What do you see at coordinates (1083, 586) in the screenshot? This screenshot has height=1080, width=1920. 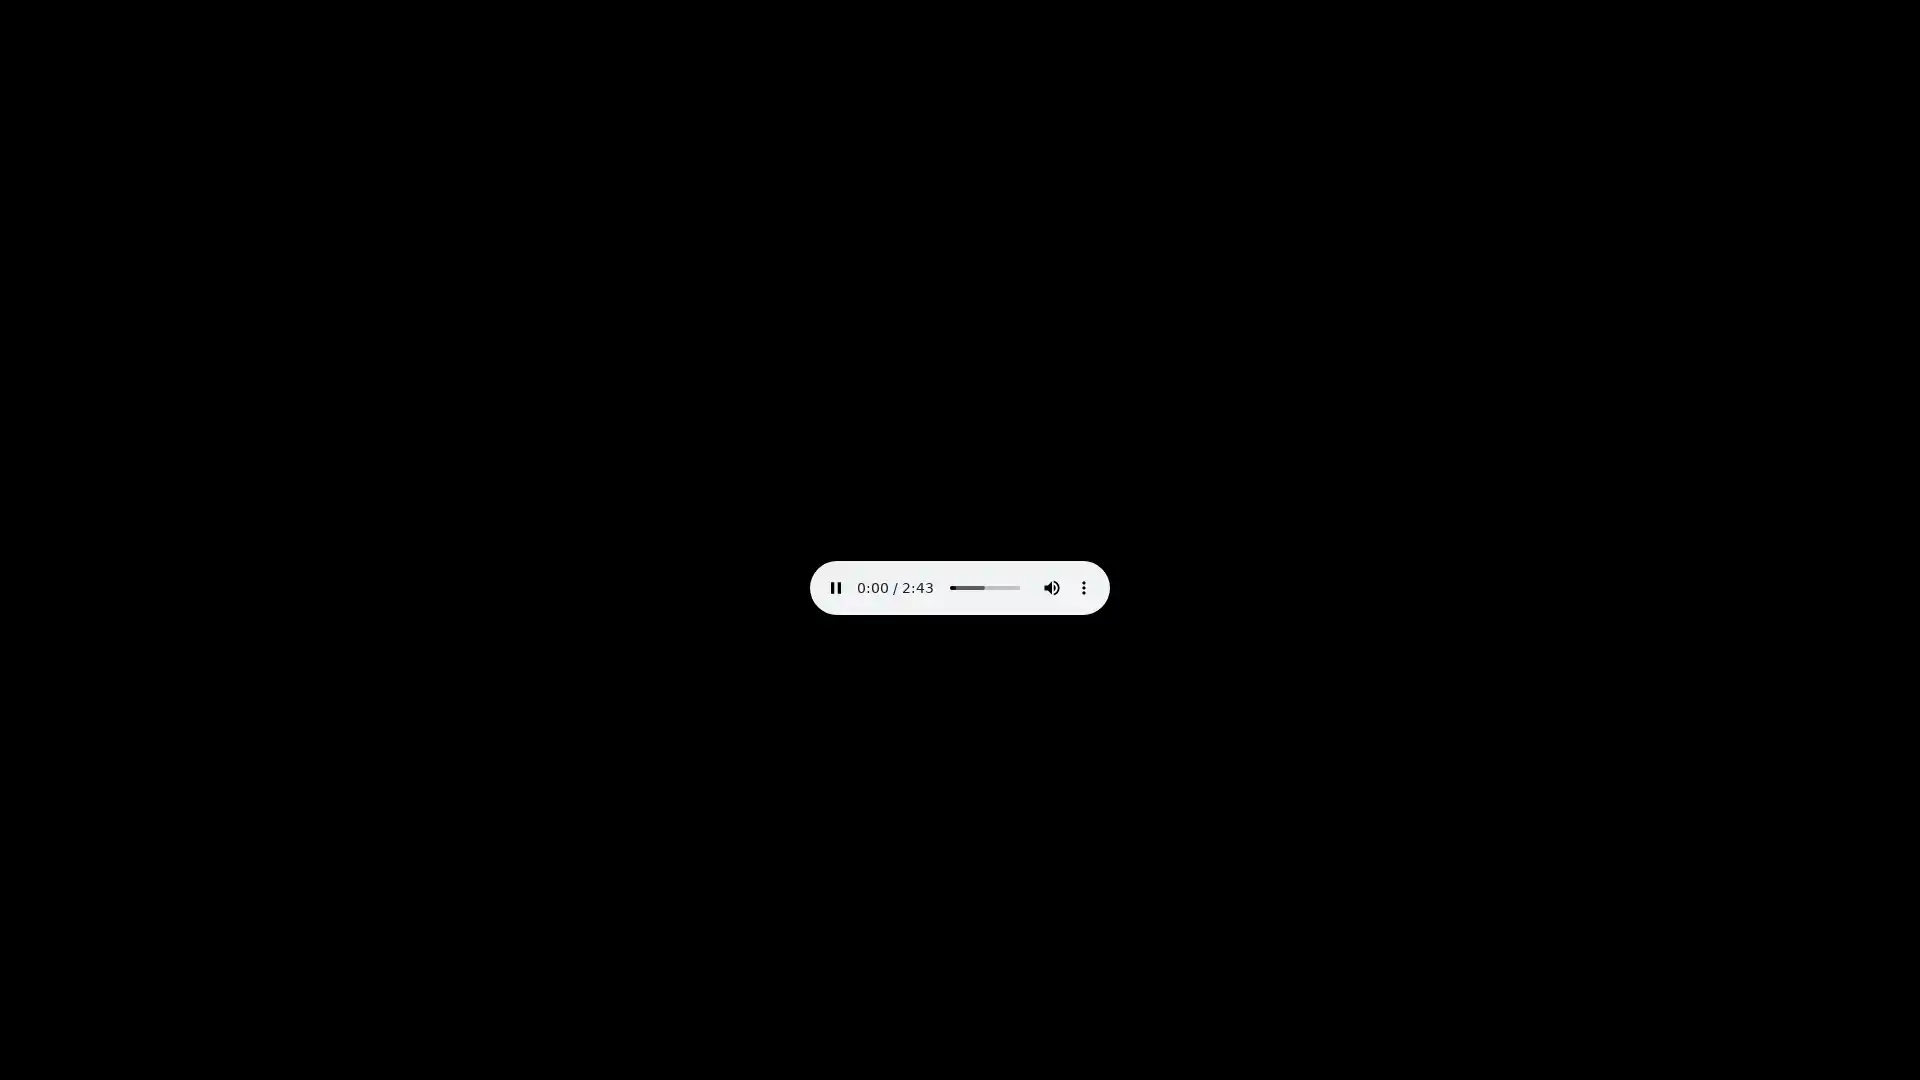 I see `show more media controls` at bounding box center [1083, 586].